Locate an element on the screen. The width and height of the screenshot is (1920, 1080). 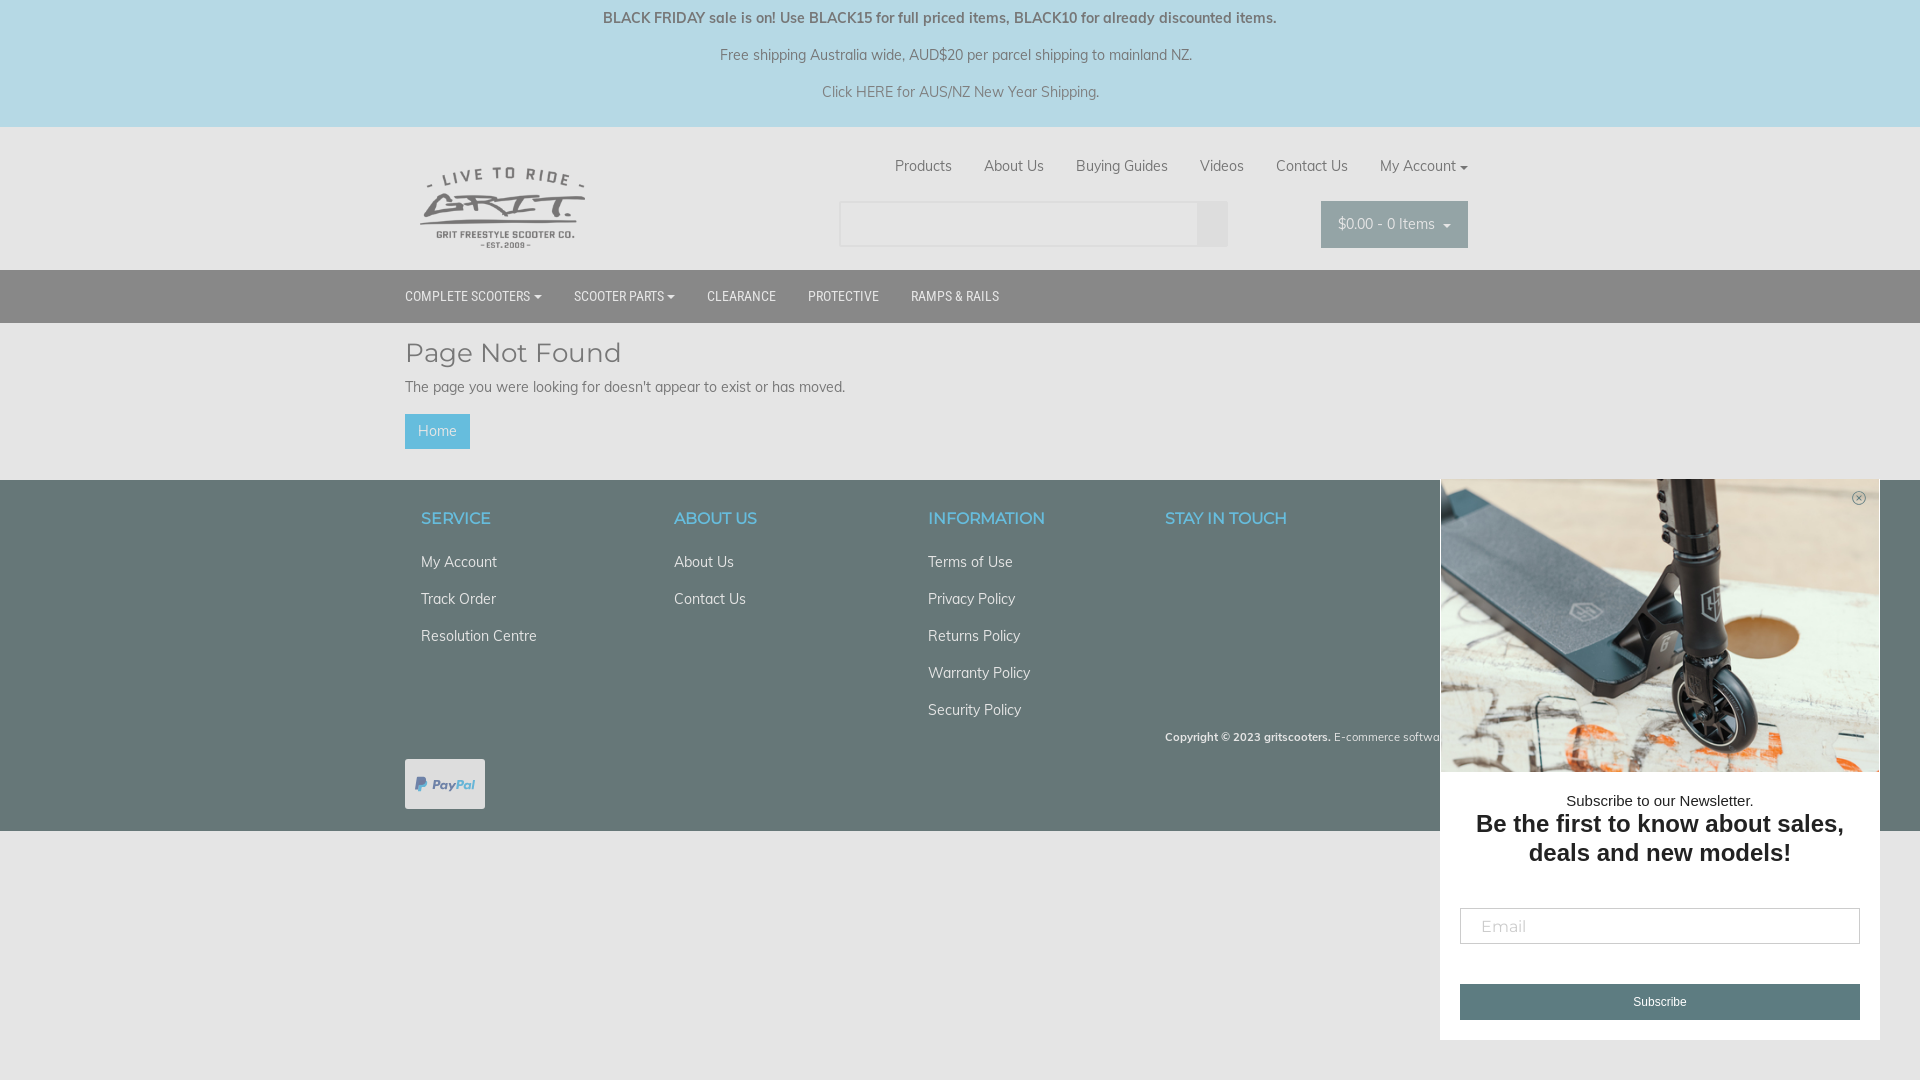
'Returns Policy' is located at coordinates (911, 636).